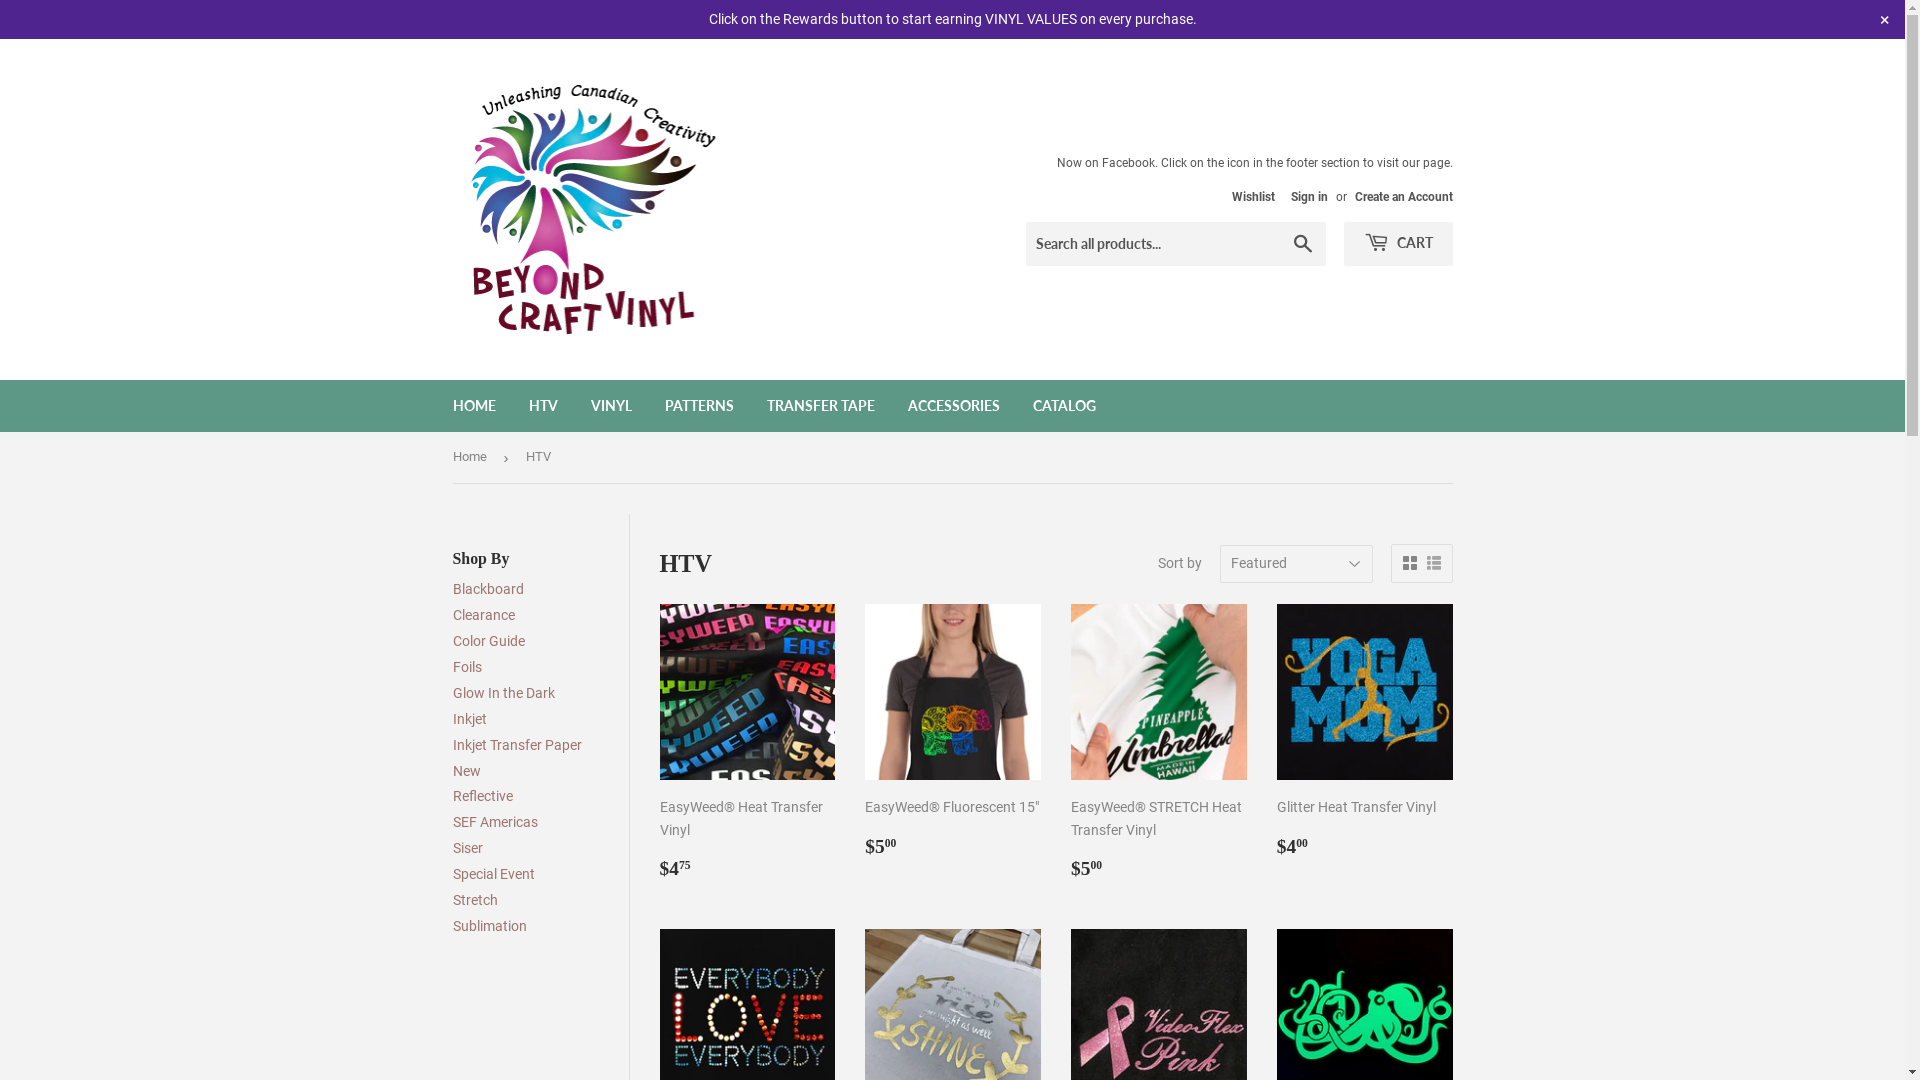 Image resolution: width=1920 pixels, height=1080 pixels. Describe the element at coordinates (489, 925) in the screenshot. I see `'Sublimation'` at that location.